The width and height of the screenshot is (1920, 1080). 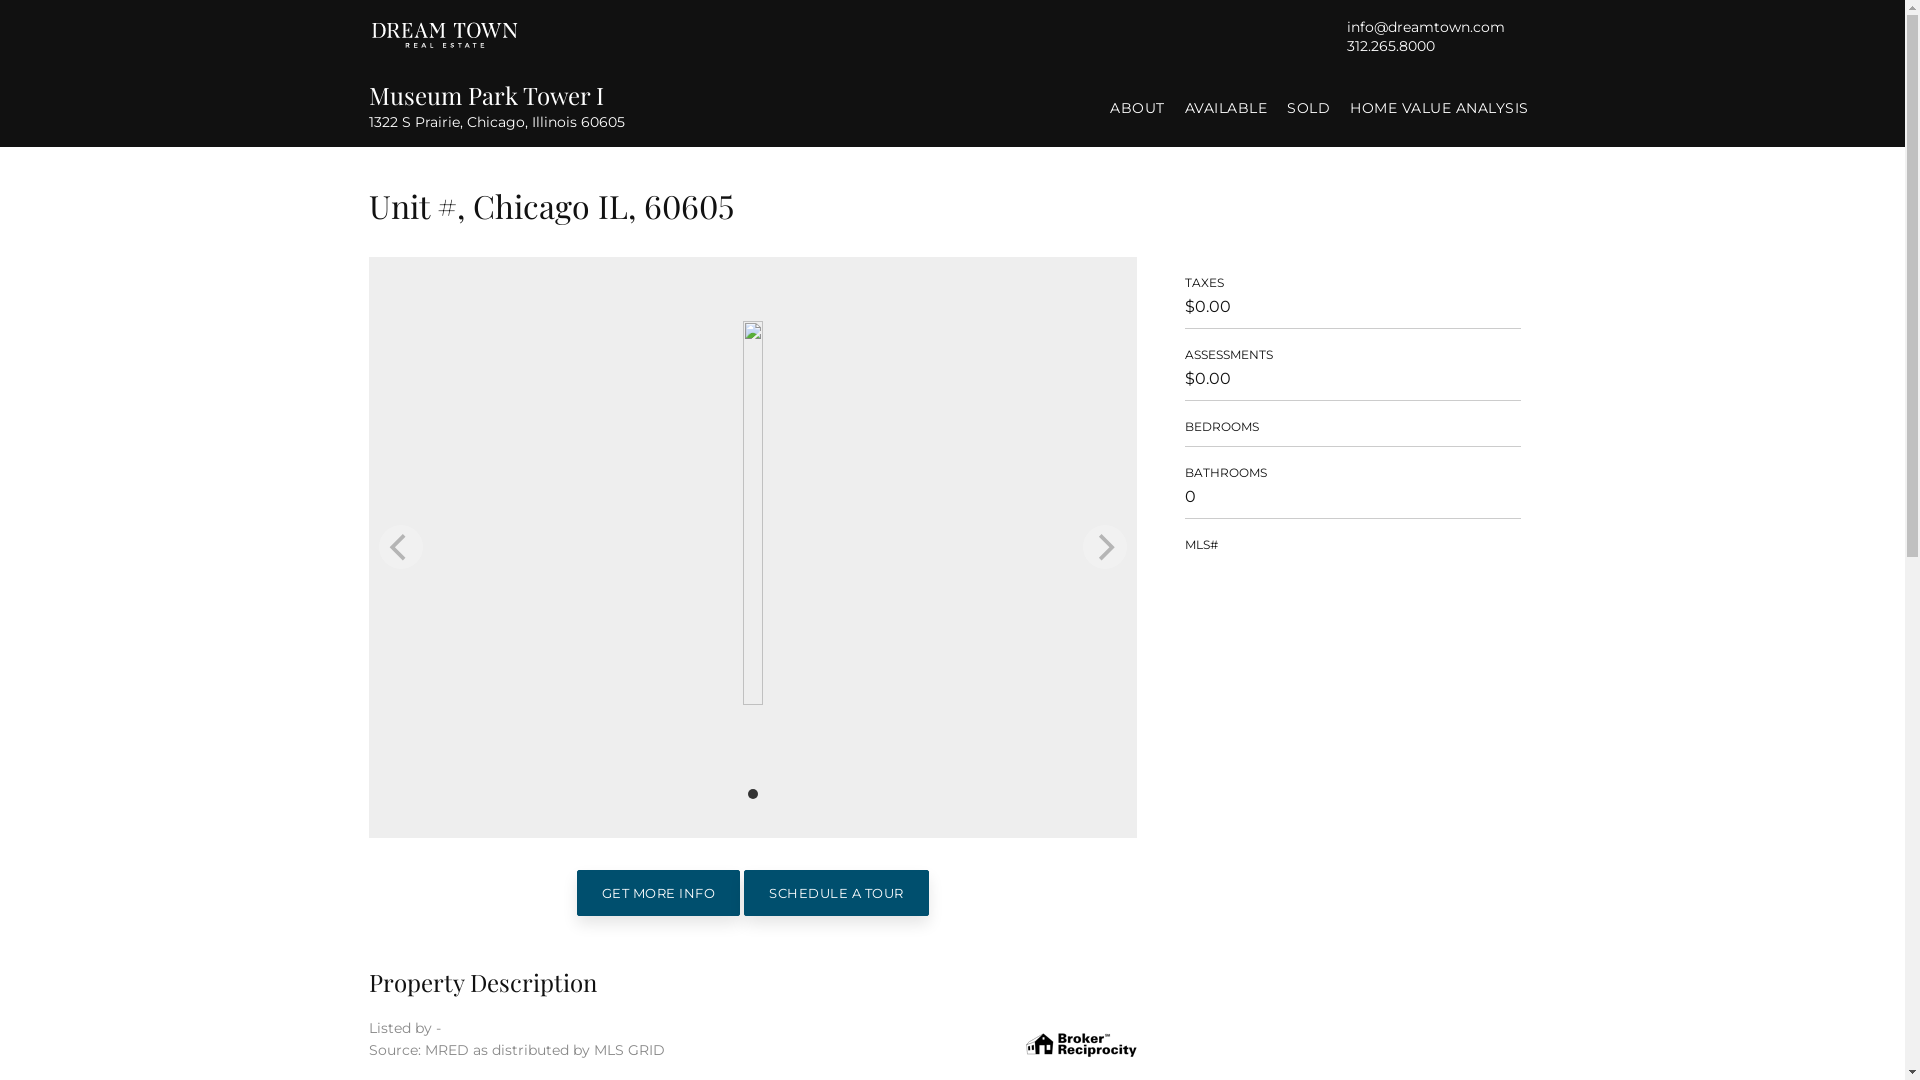 What do you see at coordinates (575, 892) in the screenshot?
I see `'GET MORE INFO'` at bounding box center [575, 892].